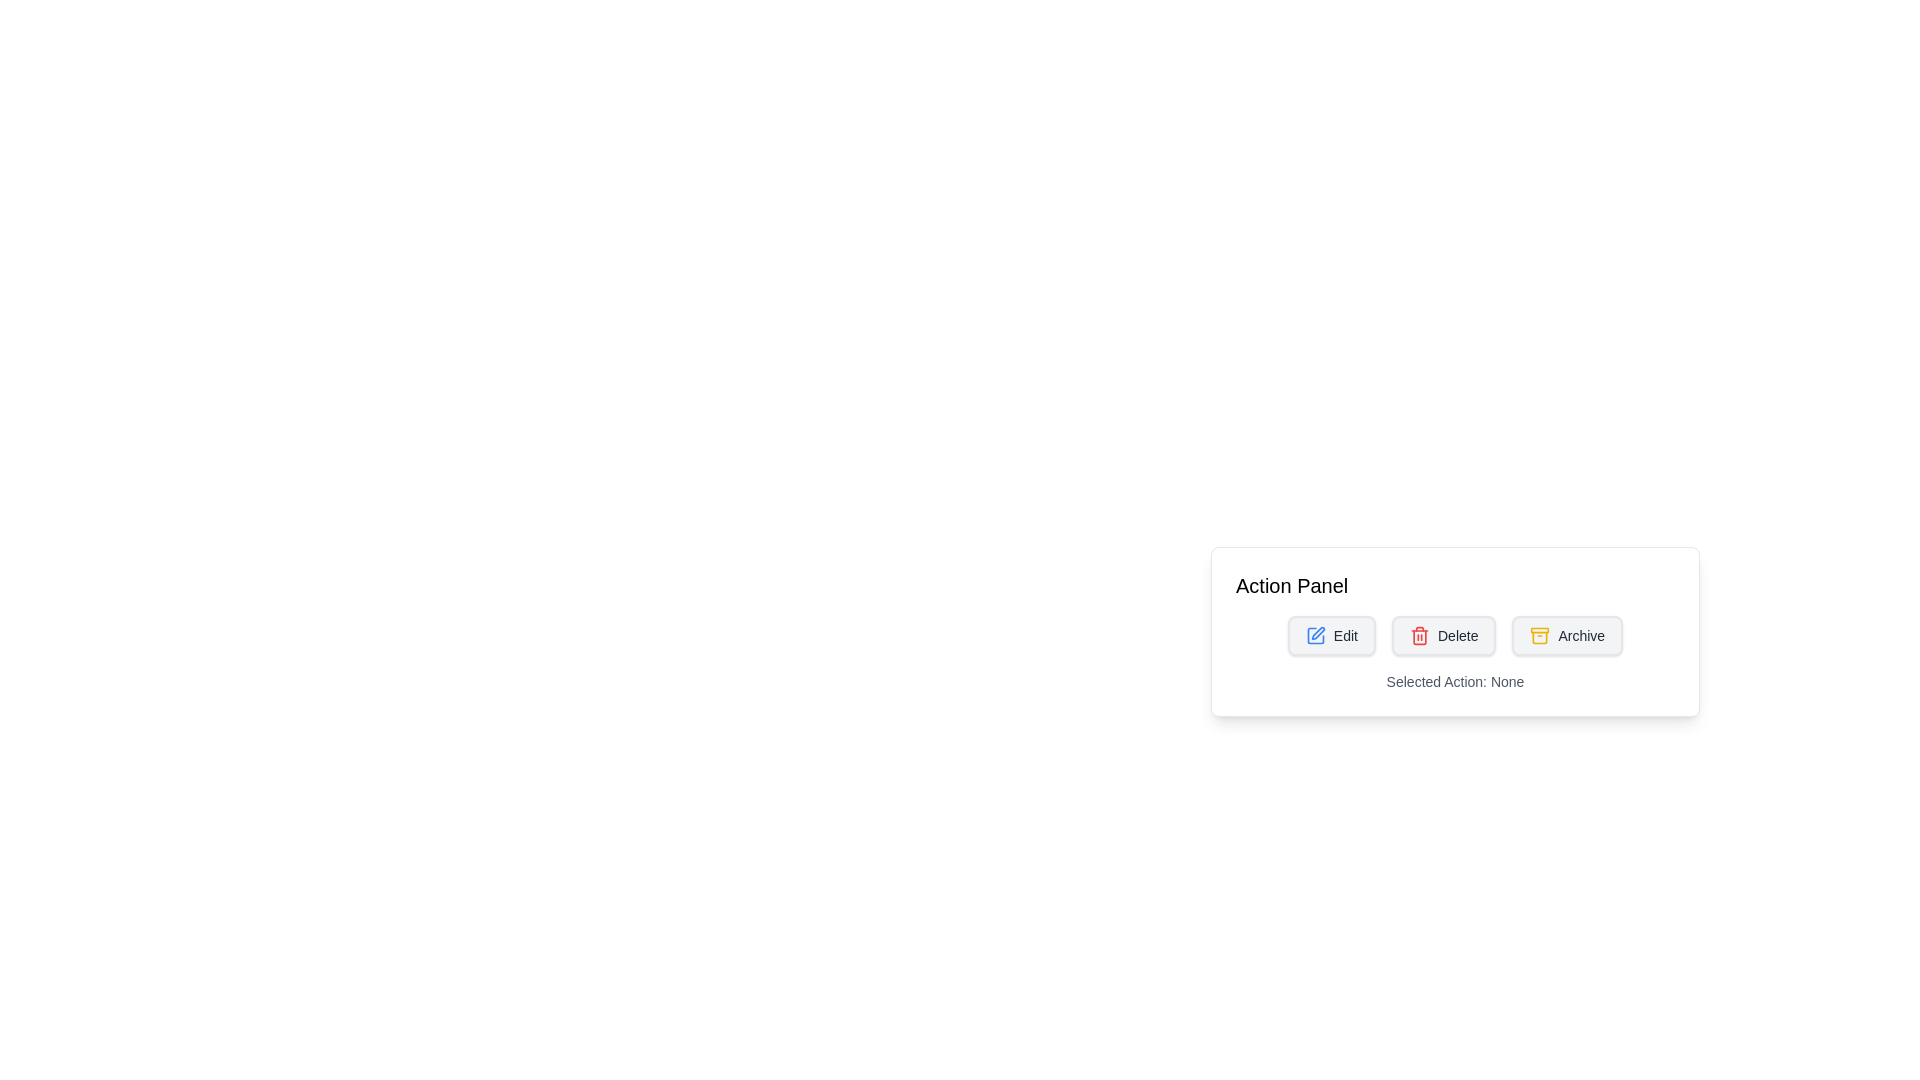 The height and width of the screenshot is (1080, 1920). Describe the element at coordinates (1292, 585) in the screenshot. I see `the Text Display that indicates the title or purpose of the associated panel, located at the top-left of the panel above the buttons labeled 'Edit', 'Delete', and 'Archive'` at that location.